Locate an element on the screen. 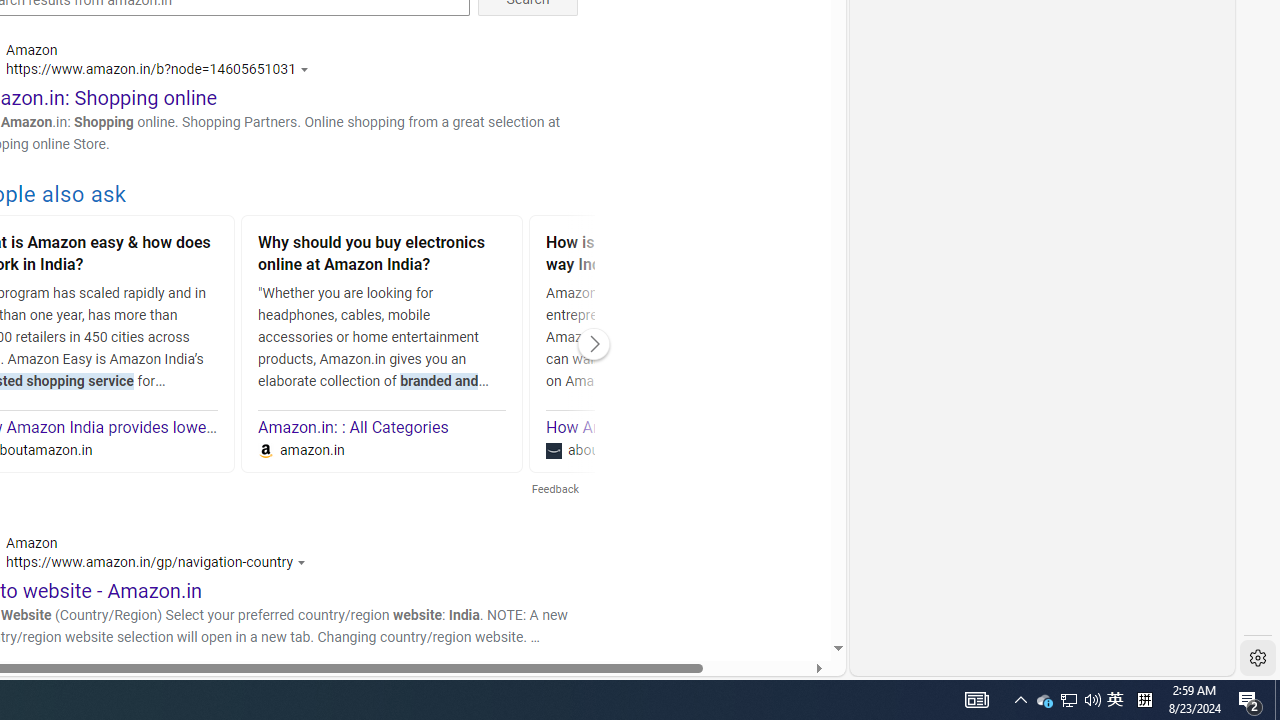  'AutomationID: mfa_root' is located at coordinates (761, 587).